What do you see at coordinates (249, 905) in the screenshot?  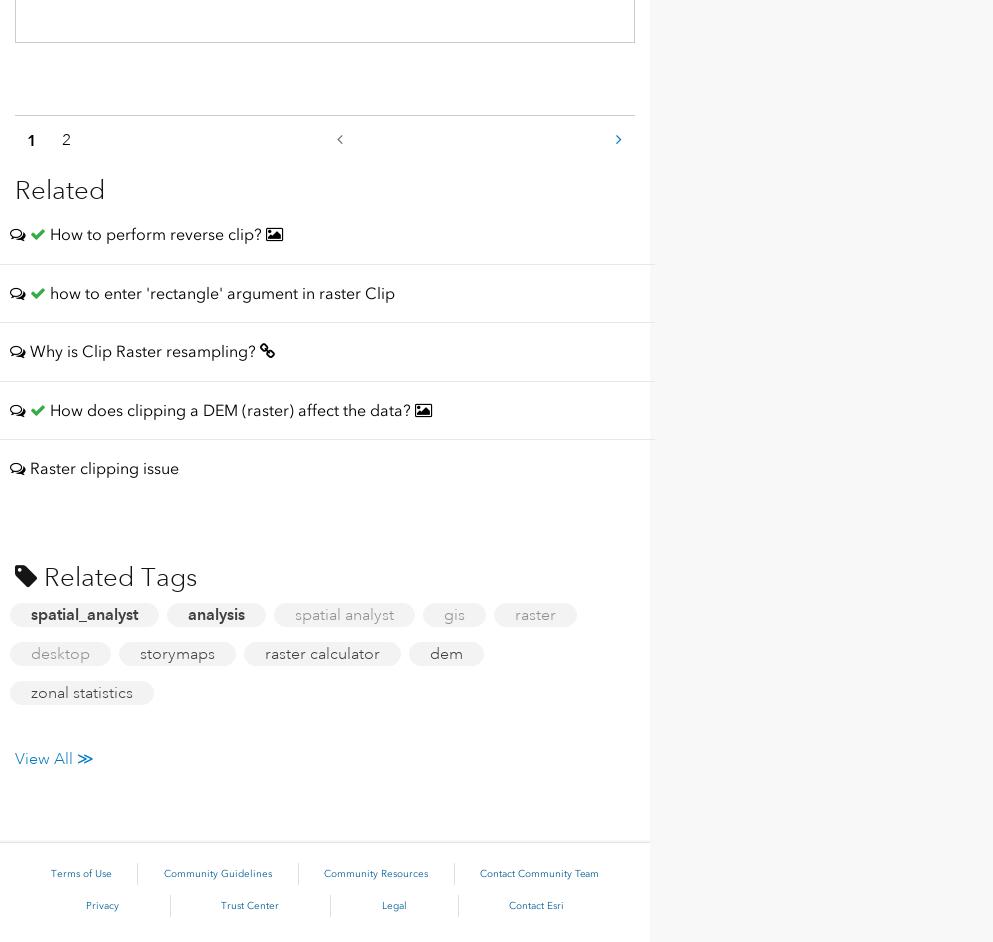 I see `'Trust Center'` at bounding box center [249, 905].